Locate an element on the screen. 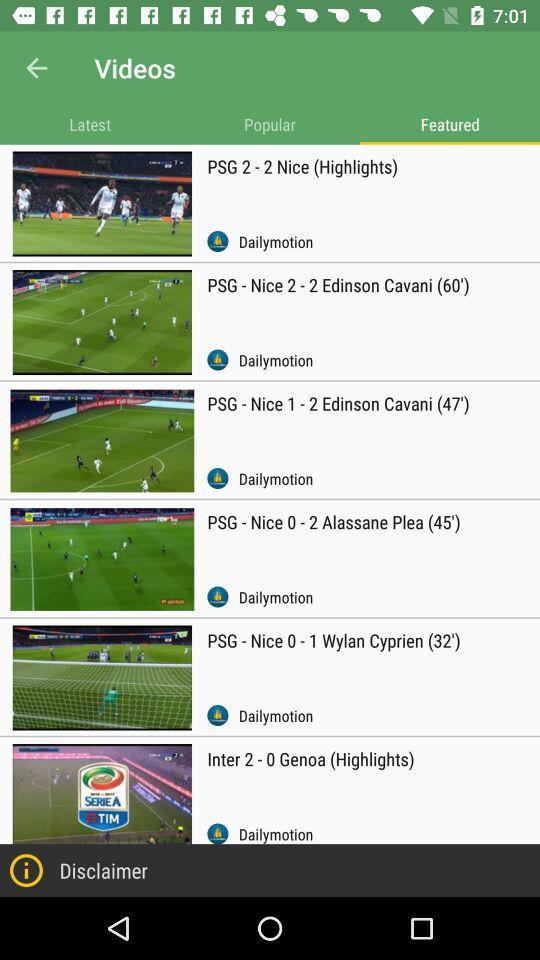  item next to the popular is located at coordinates (89, 123).